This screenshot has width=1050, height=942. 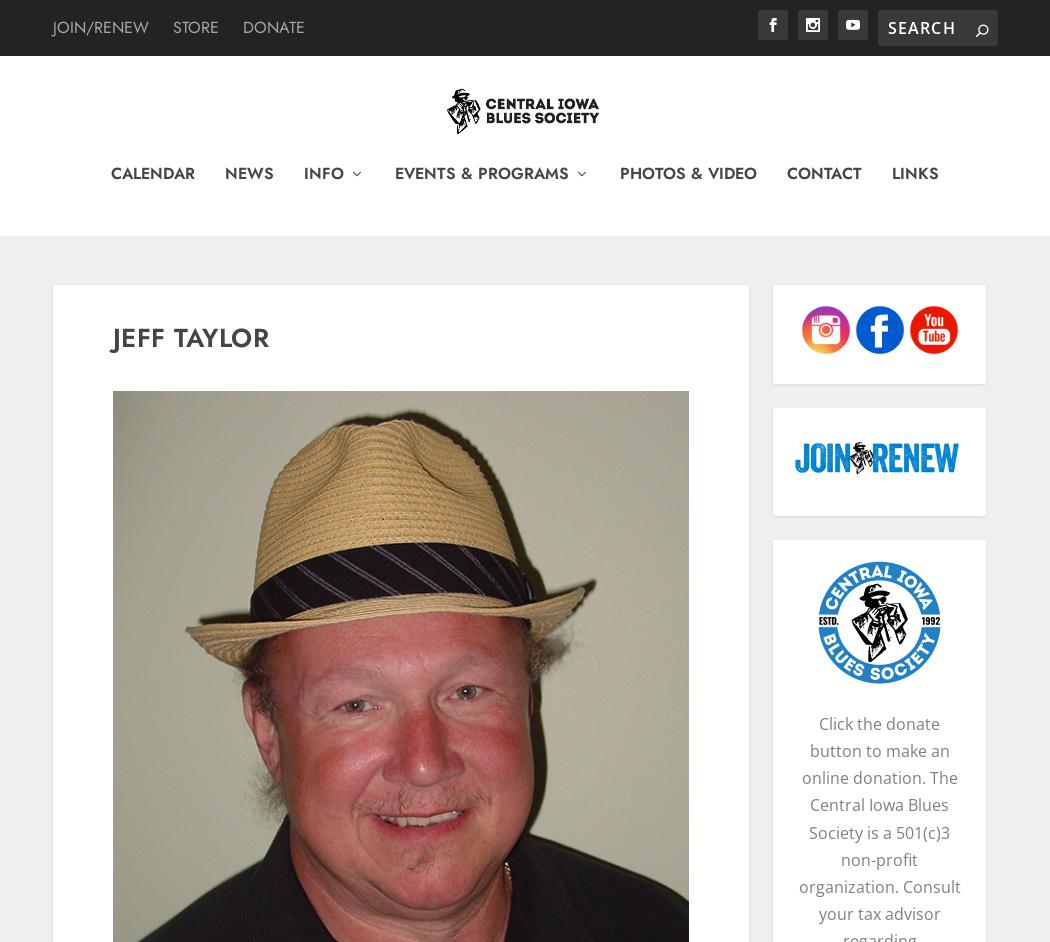 What do you see at coordinates (471, 362) in the screenshot?
I see `'Winter Blues Fest'` at bounding box center [471, 362].